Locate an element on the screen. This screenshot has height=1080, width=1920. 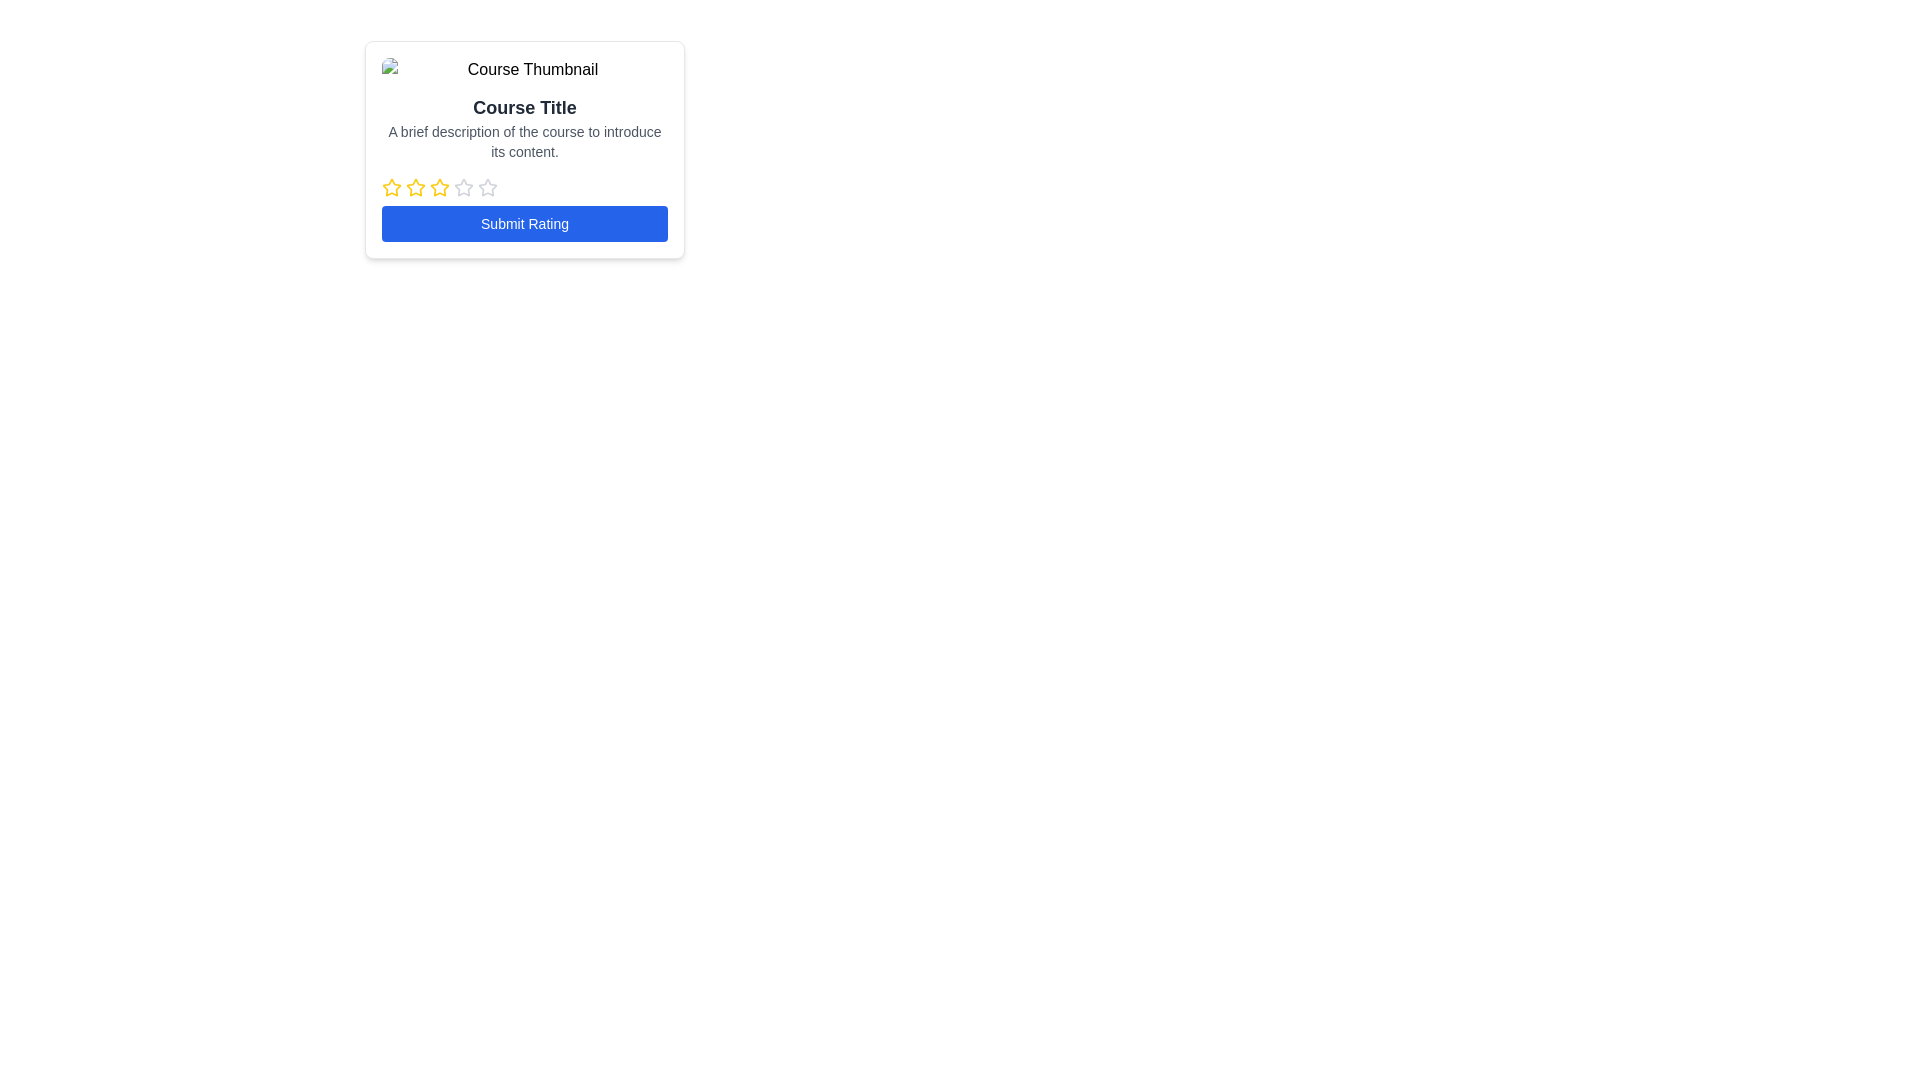
the third star icon in the rating selector for keyboard interaction is located at coordinates (463, 187).